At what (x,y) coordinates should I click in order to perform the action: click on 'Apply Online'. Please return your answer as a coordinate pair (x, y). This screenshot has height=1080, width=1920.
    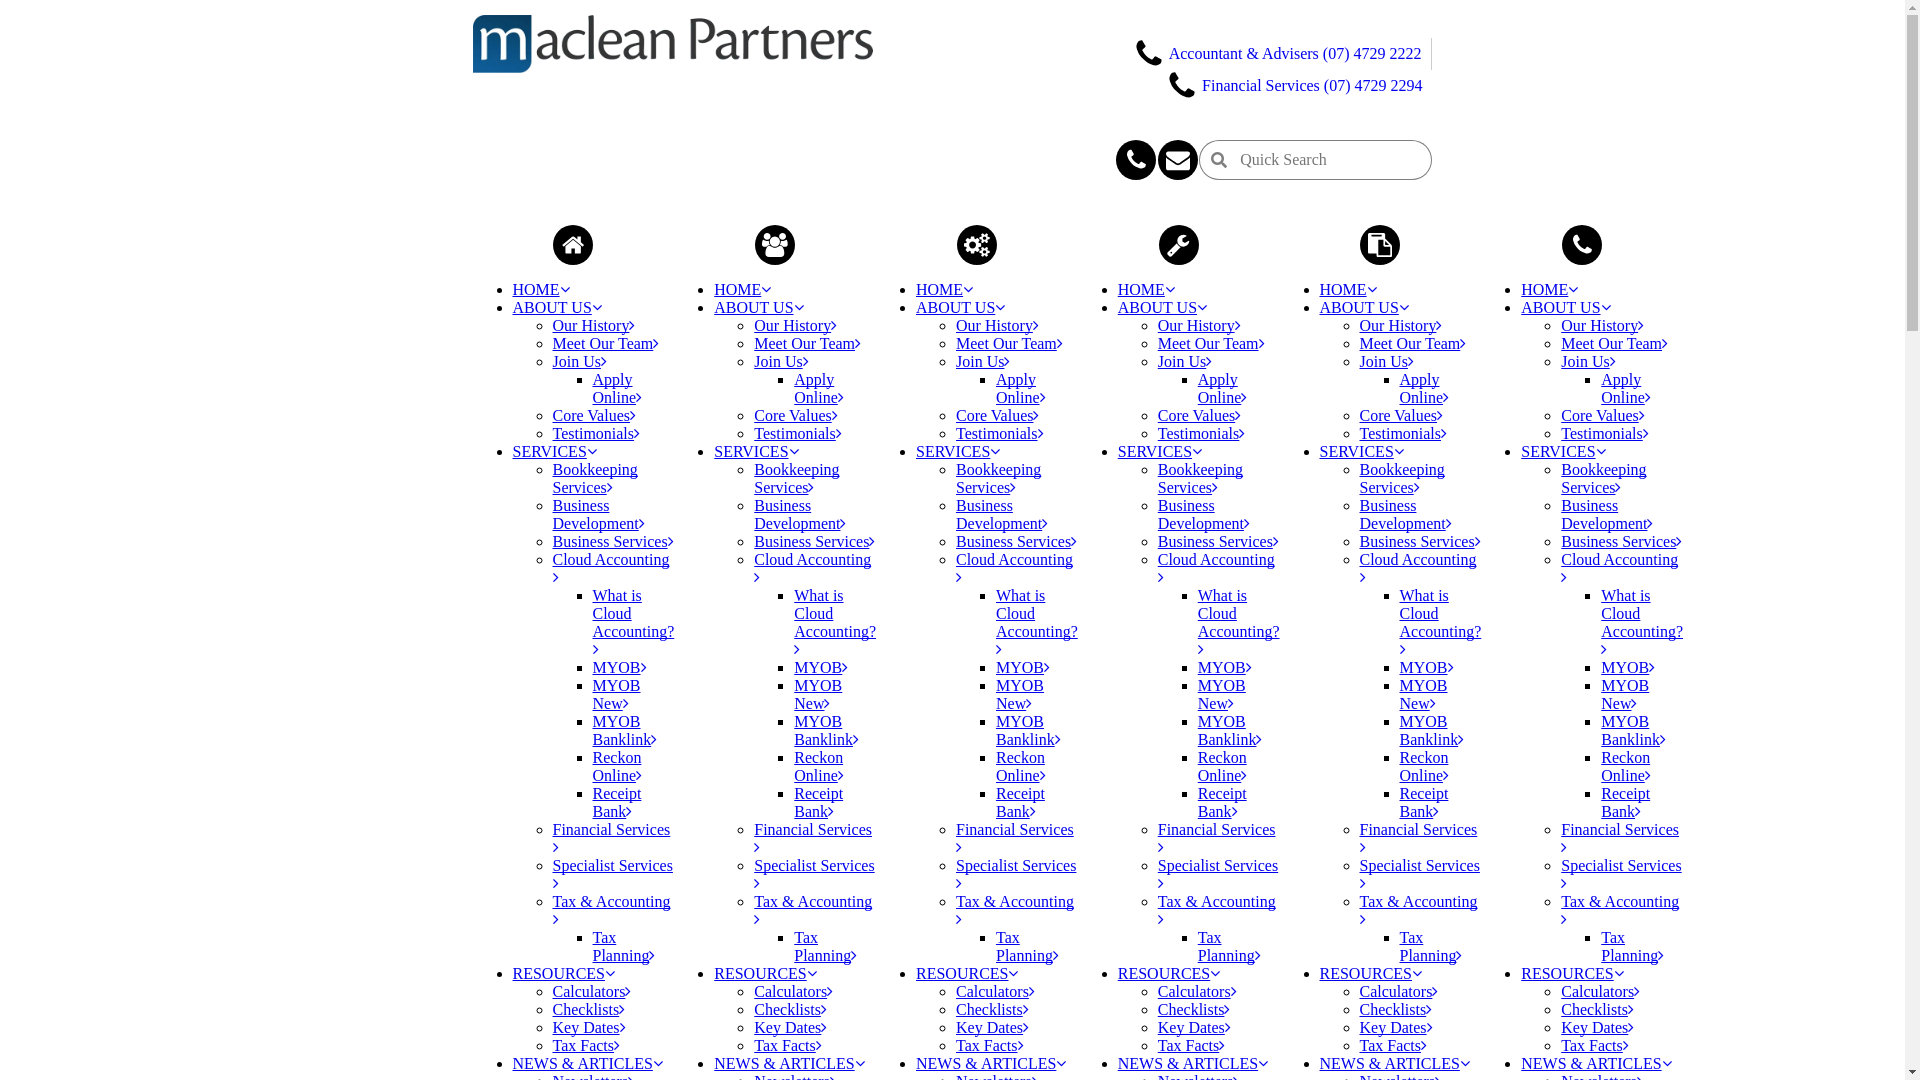
    Looking at the image, I should click on (1021, 388).